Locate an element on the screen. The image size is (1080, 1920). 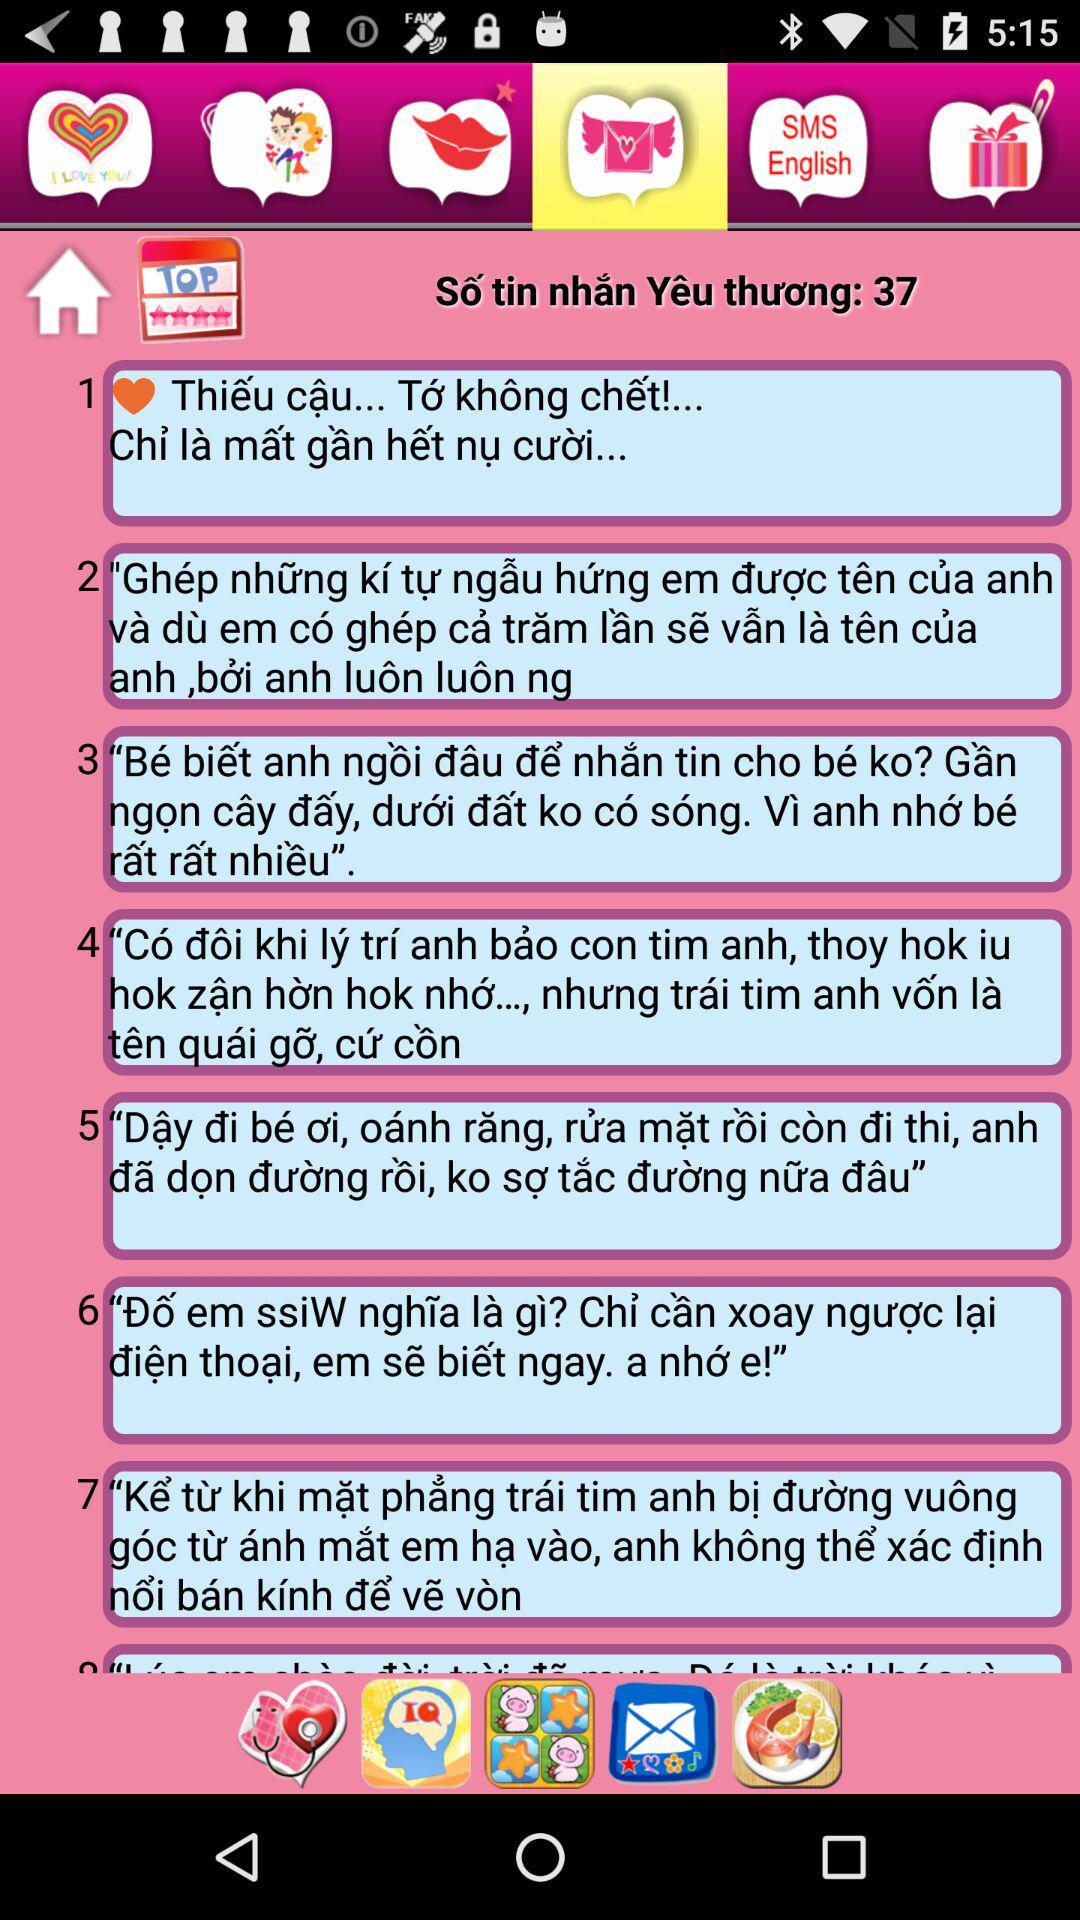
top rated is located at coordinates (192, 290).